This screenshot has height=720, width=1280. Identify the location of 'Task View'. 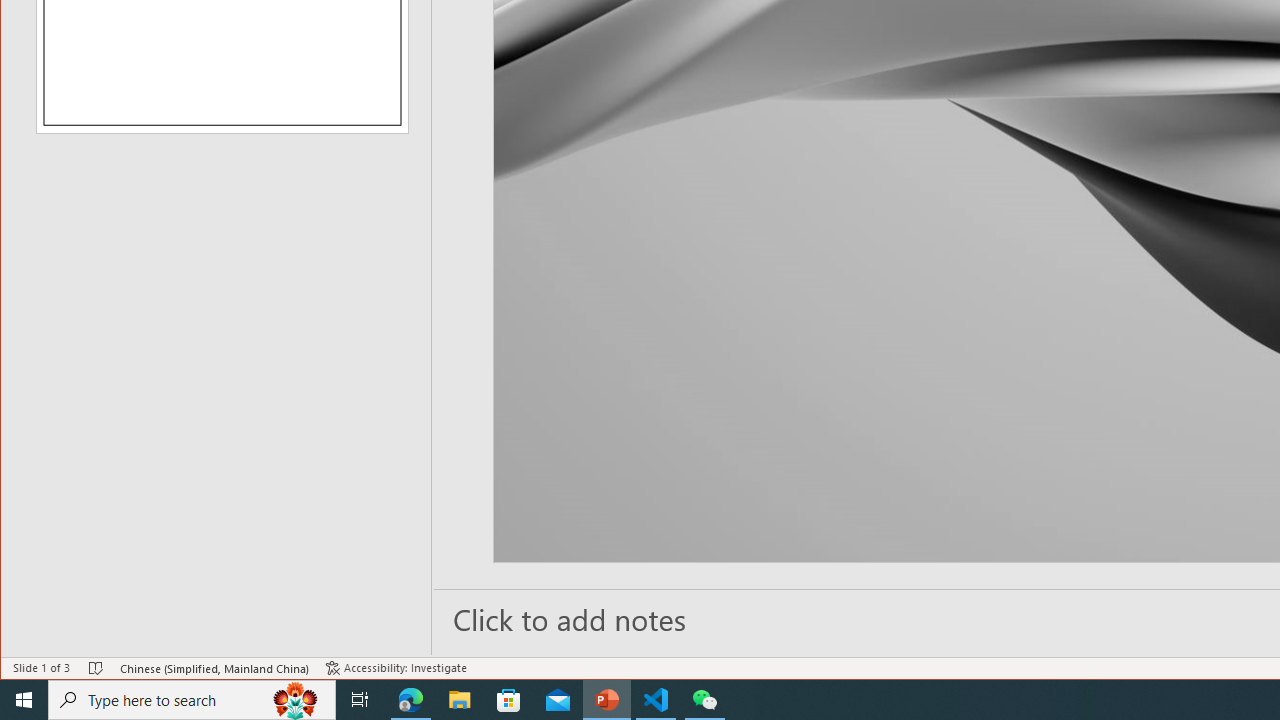
(359, 698).